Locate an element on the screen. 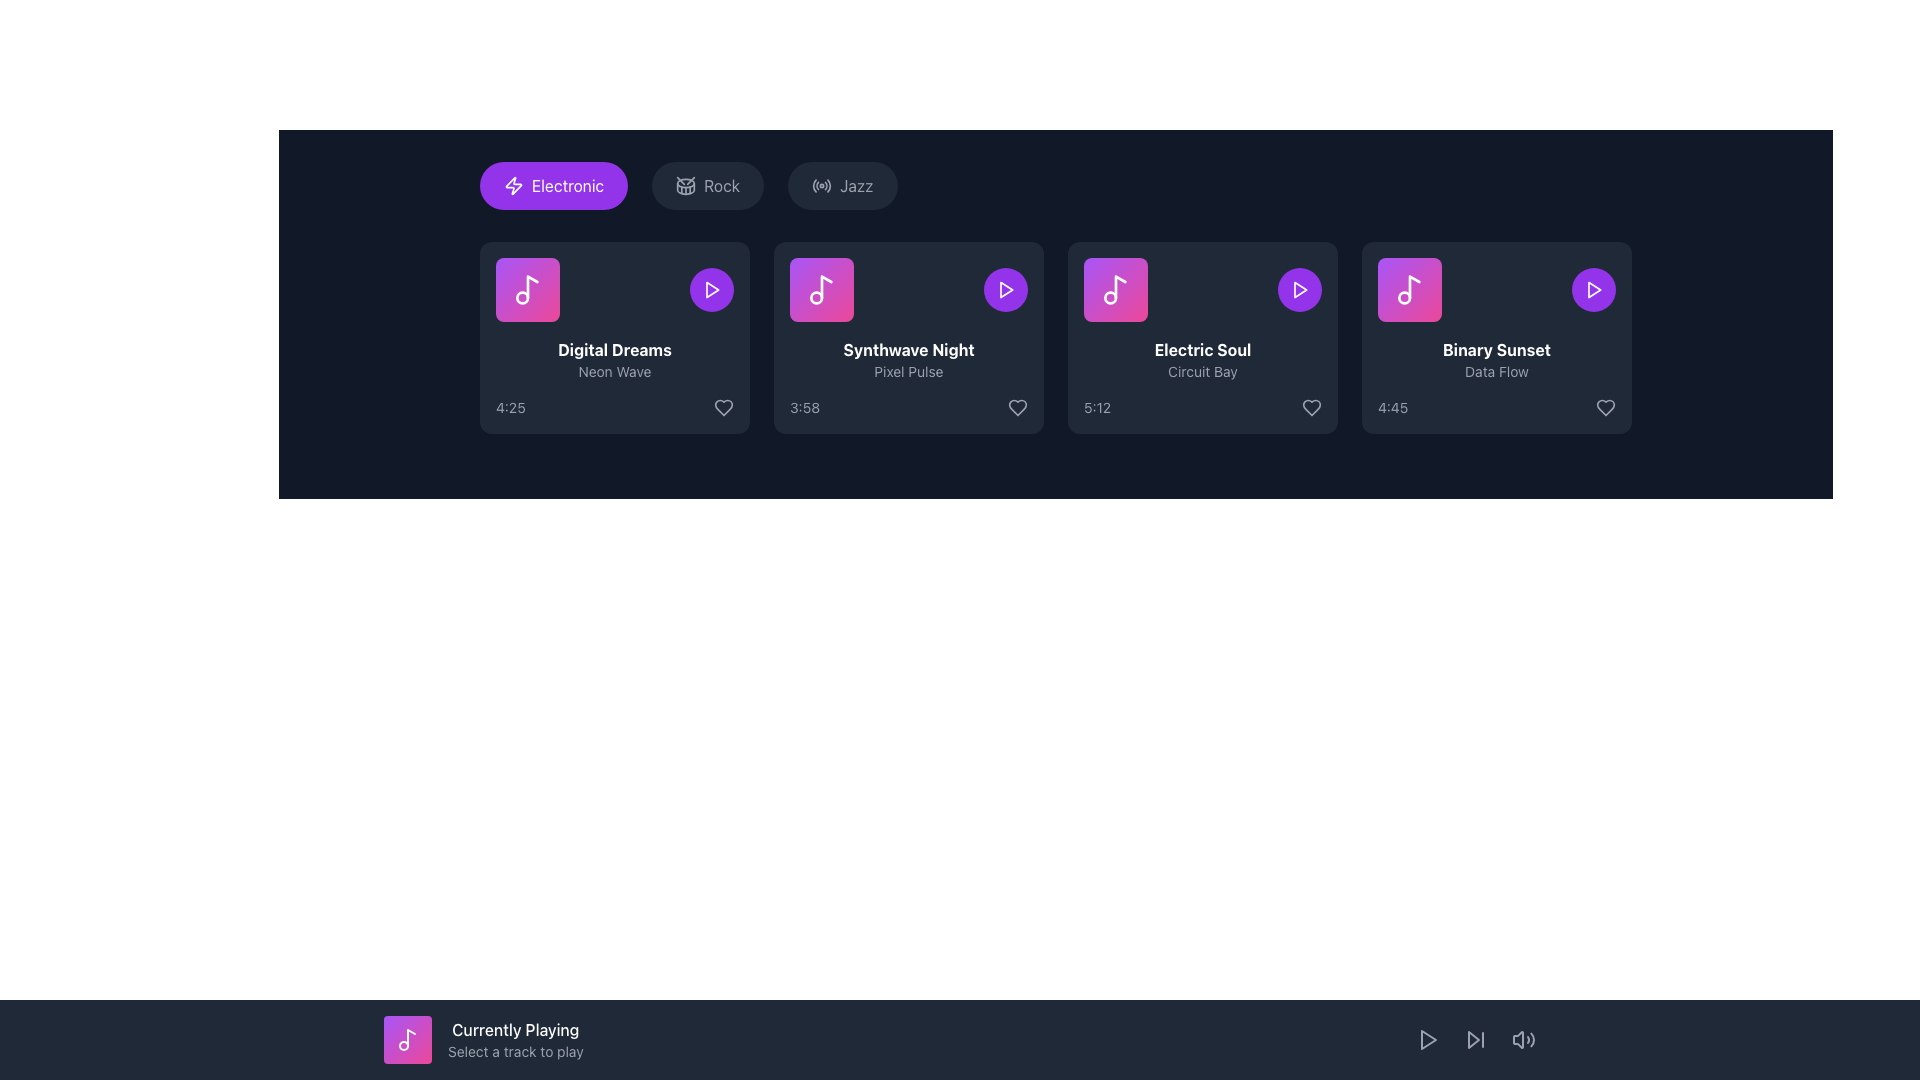 Image resolution: width=1920 pixels, height=1080 pixels. the heart-shaped like button located at the bottom-right corner of the 'Synthwave Night' card to like the song is located at coordinates (1017, 407).